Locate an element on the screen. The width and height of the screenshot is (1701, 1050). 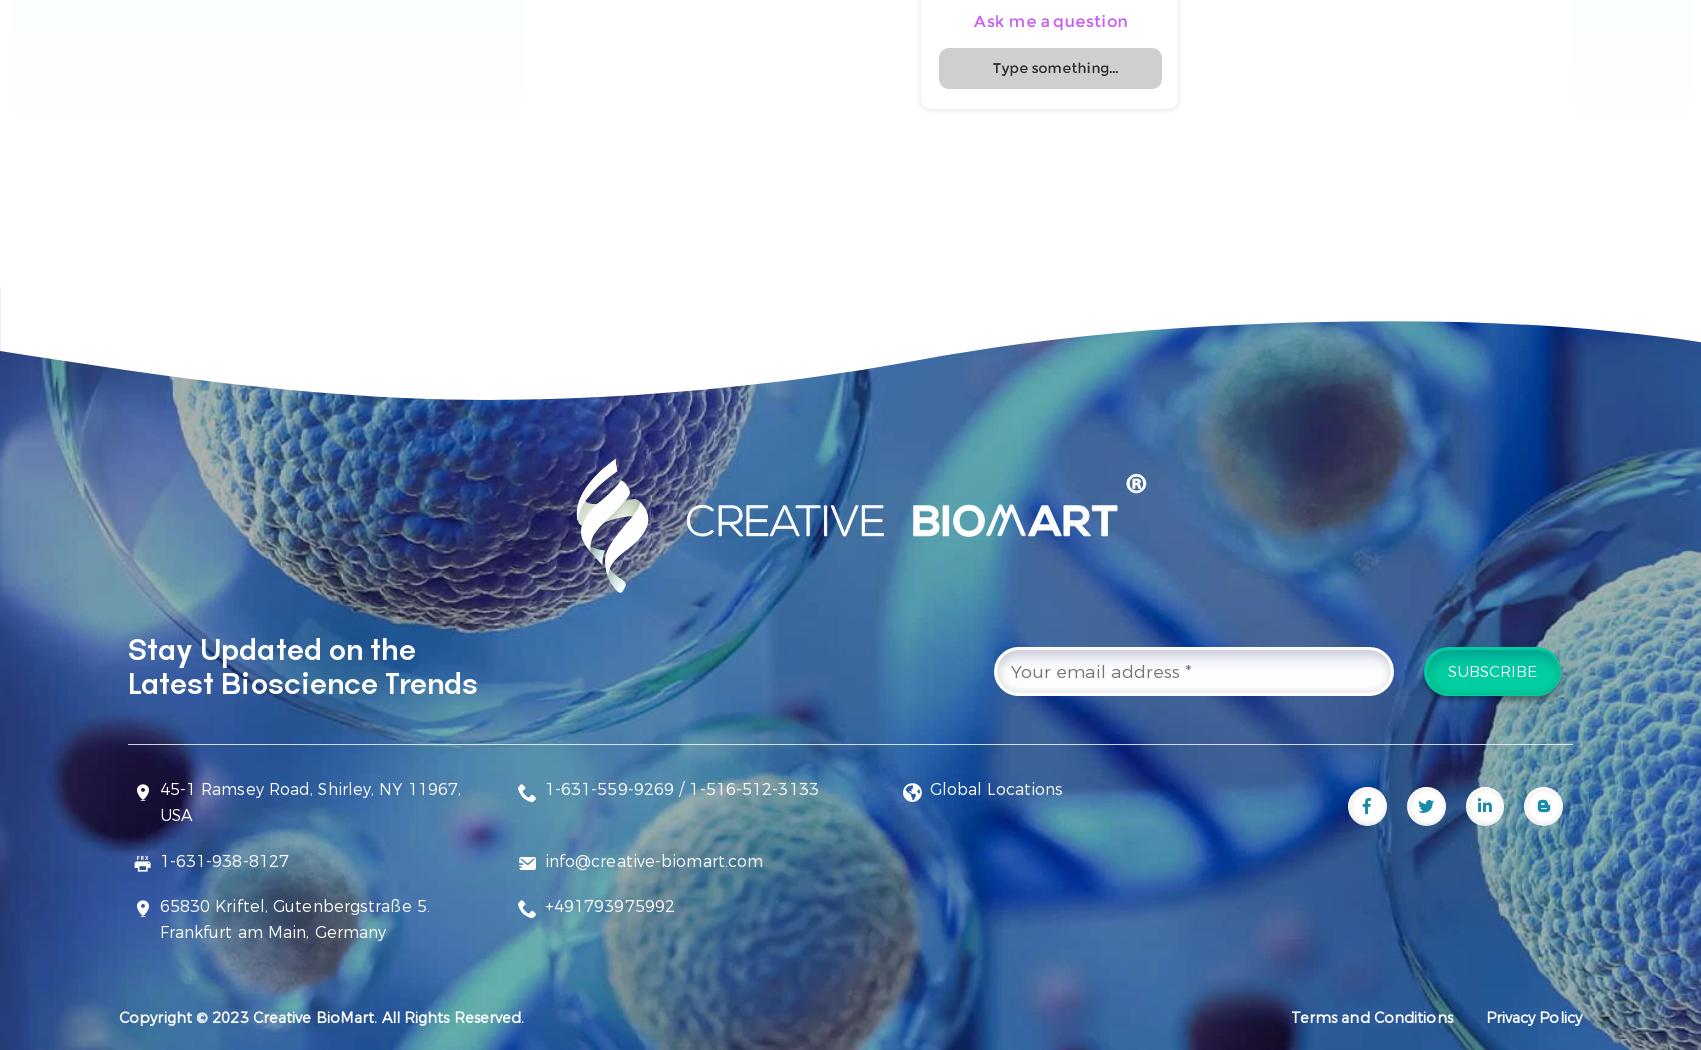
'Privacy Policy' is located at coordinates (1532, 1016).